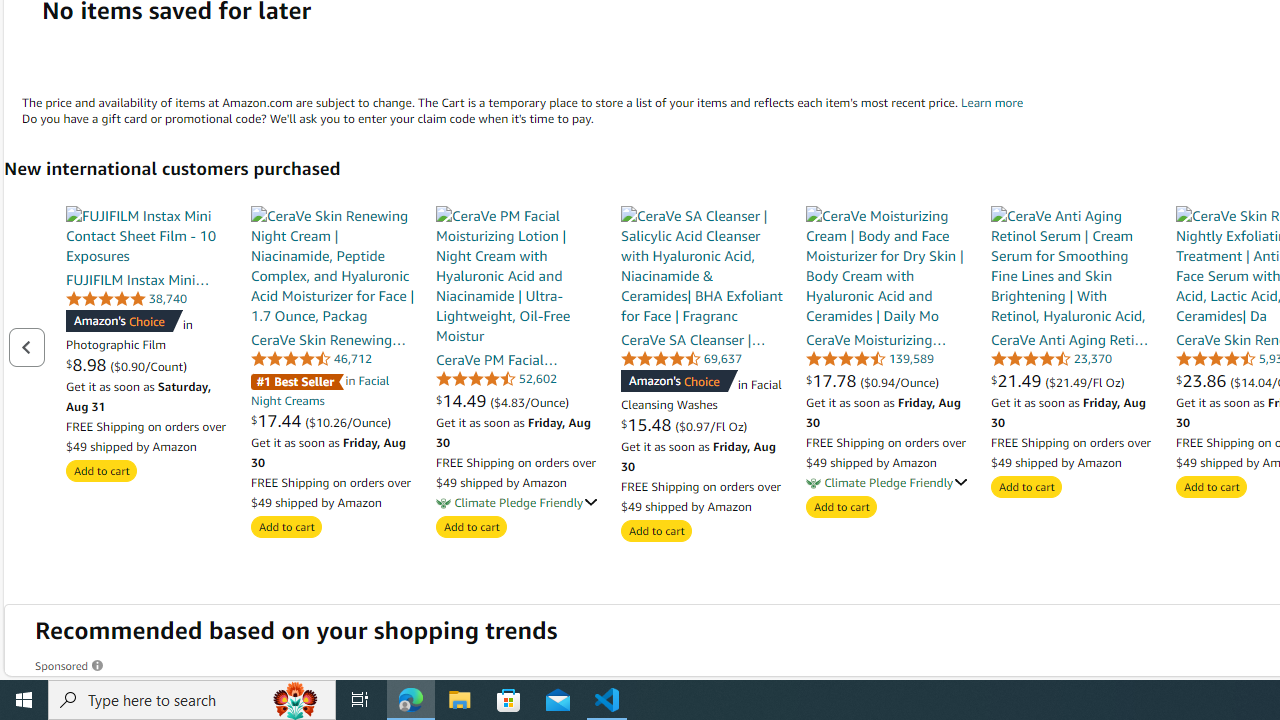 Image resolution: width=1280 pixels, height=720 pixels. I want to click on '$21.49 ', so click(1018, 380).